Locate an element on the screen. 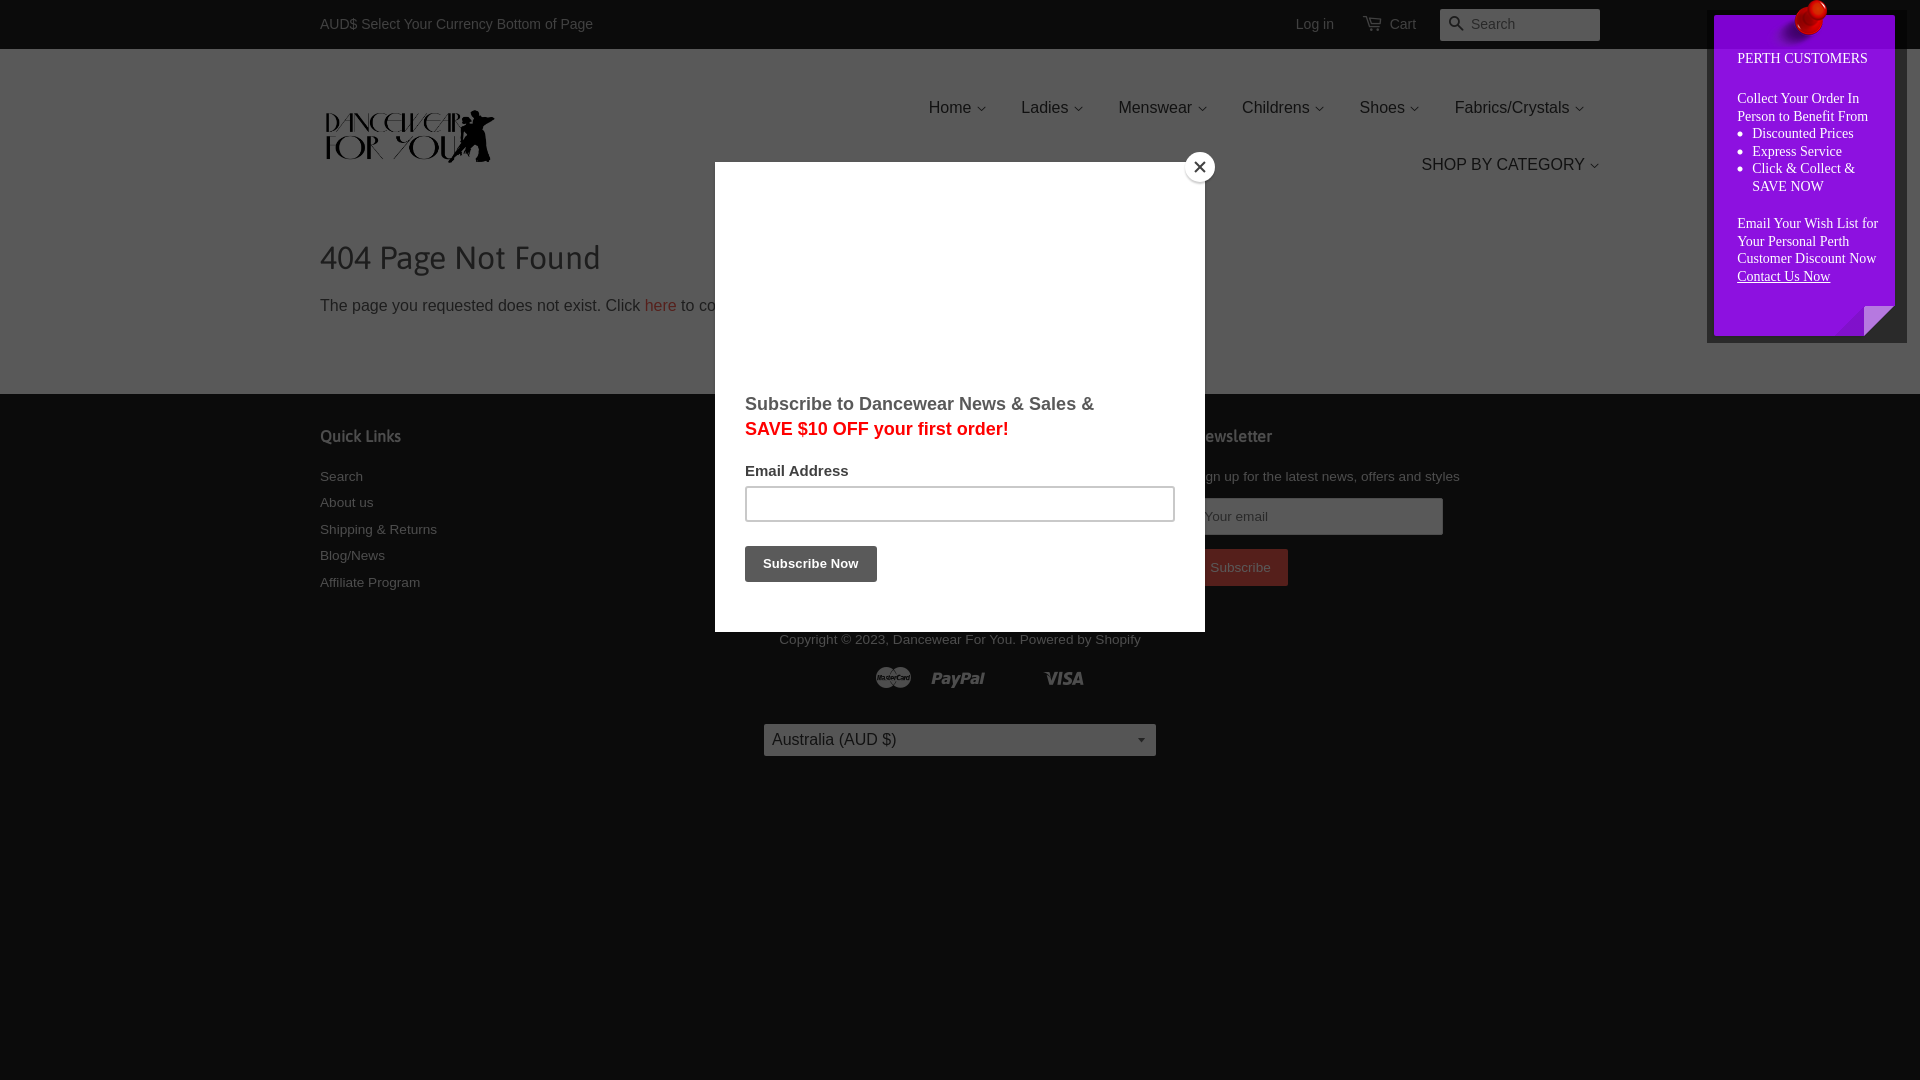 This screenshot has height=1080, width=1920. 'here' is located at coordinates (661, 305).